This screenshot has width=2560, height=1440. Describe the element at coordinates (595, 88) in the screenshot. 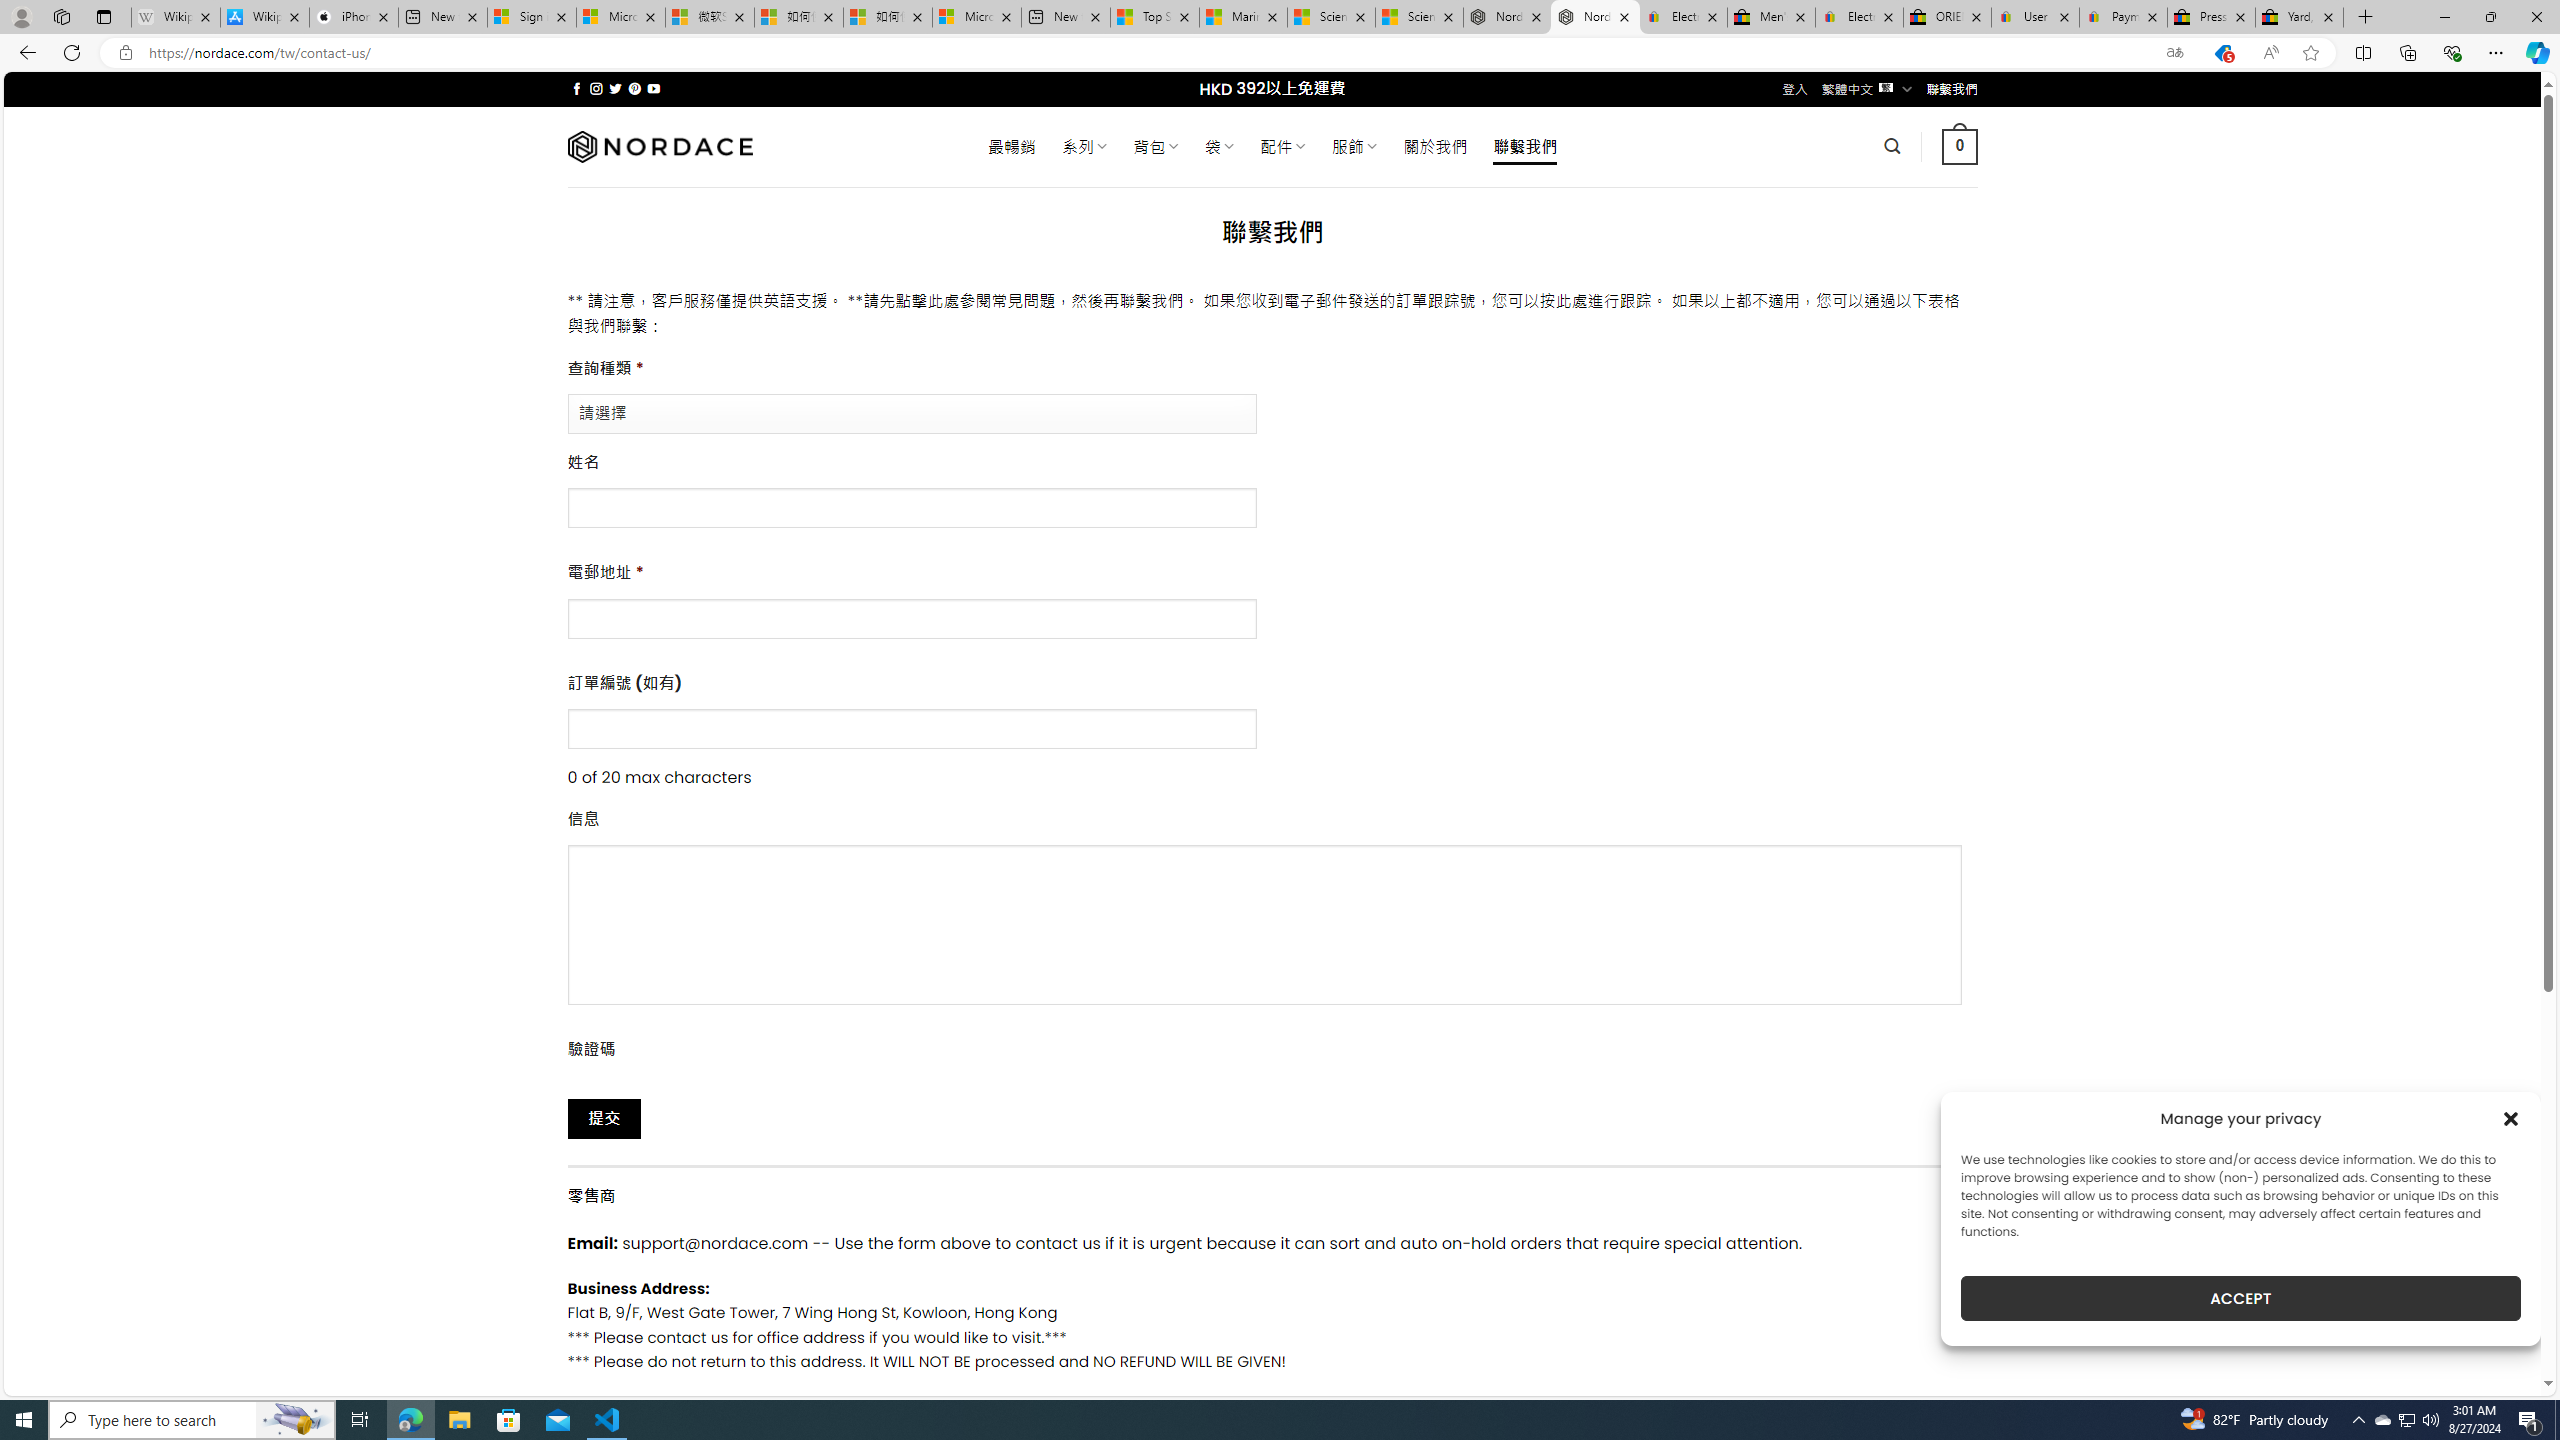

I see `'Follow on Instagram'` at that location.